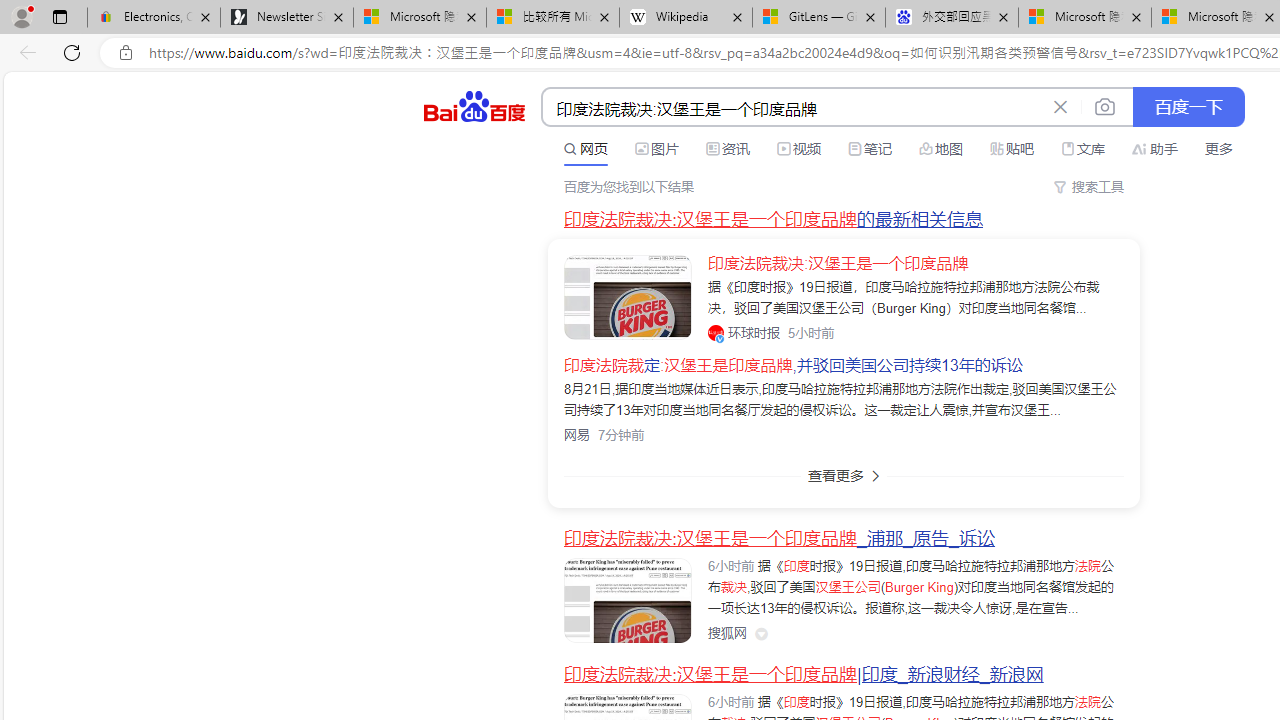 The width and height of the screenshot is (1280, 720). What do you see at coordinates (153, 17) in the screenshot?
I see `'Electronics, Cars, Fashion, Collectibles & More | eBay'` at bounding box center [153, 17].